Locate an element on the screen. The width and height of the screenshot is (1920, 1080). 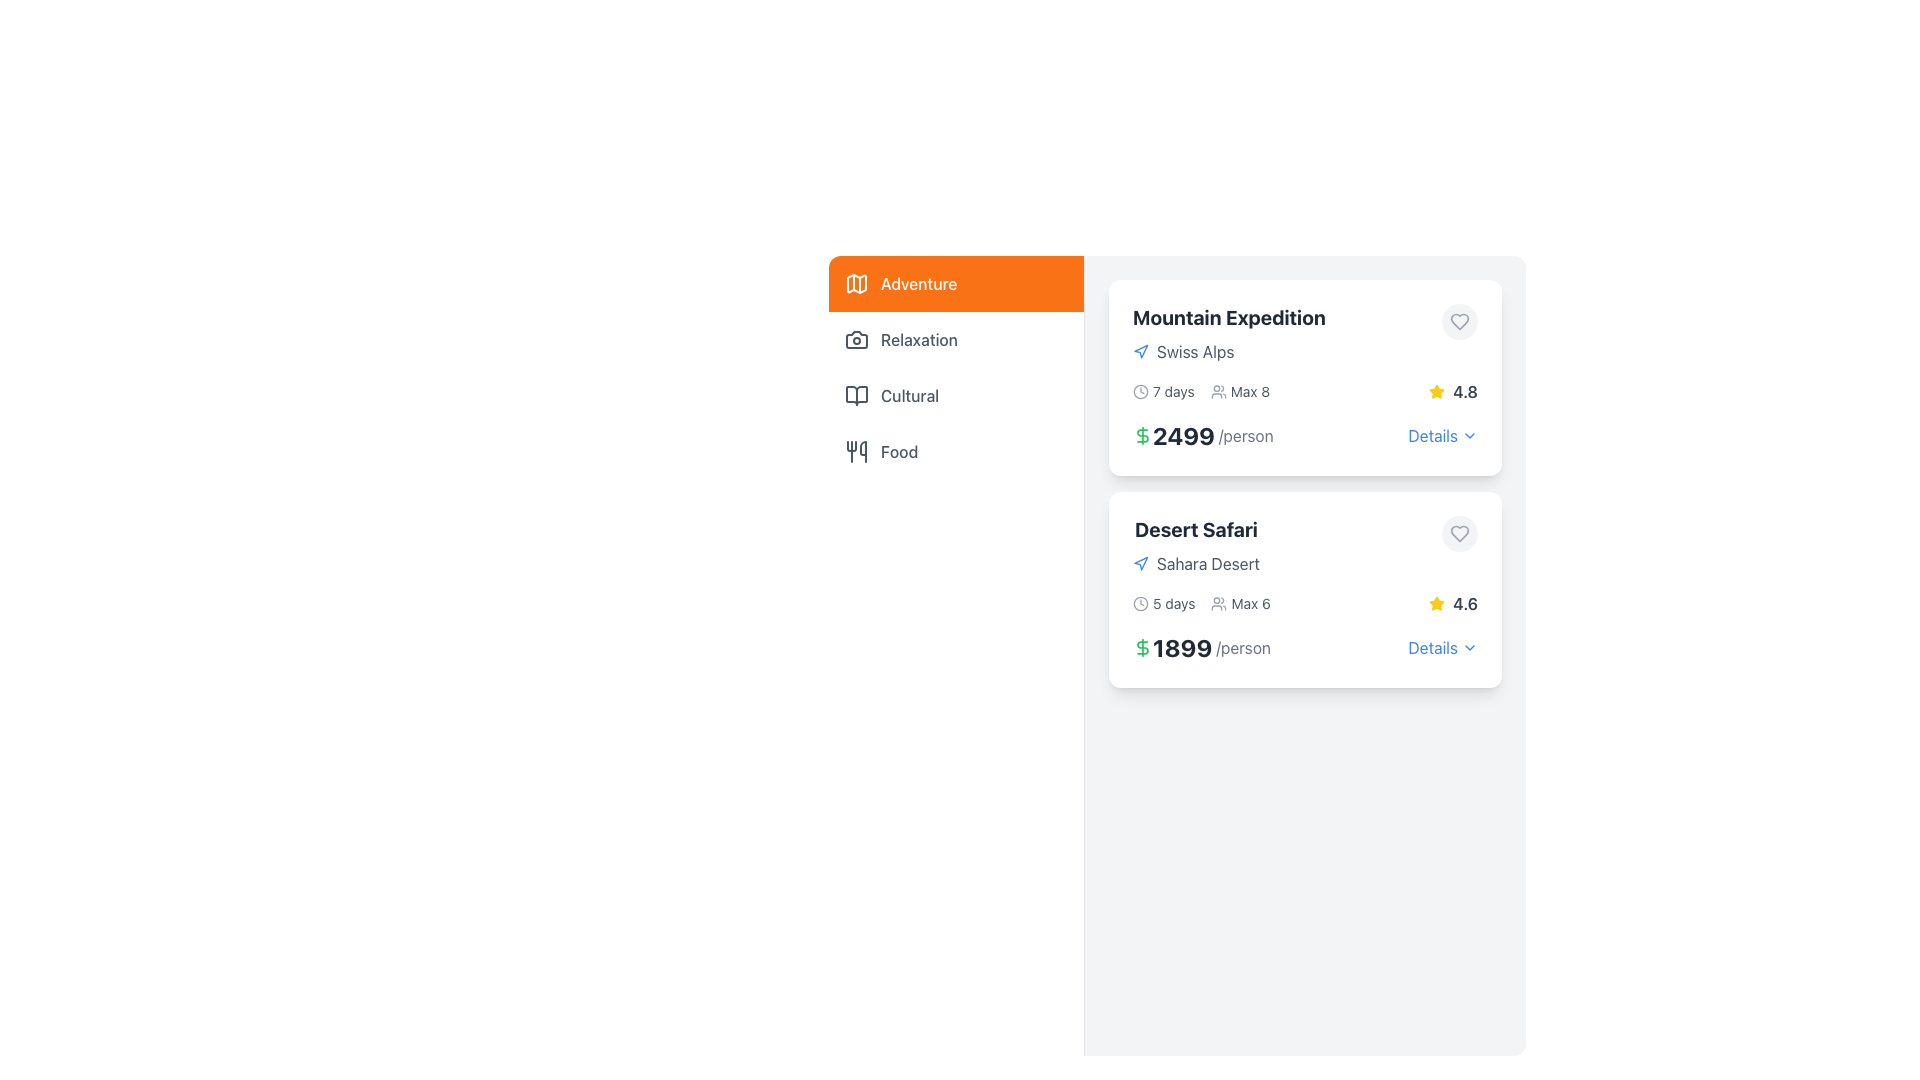
the small circular button with a light gray background and a heart icon, located at the top-right corner of the 'Desert Safari' card is located at coordinates (1459, 532).